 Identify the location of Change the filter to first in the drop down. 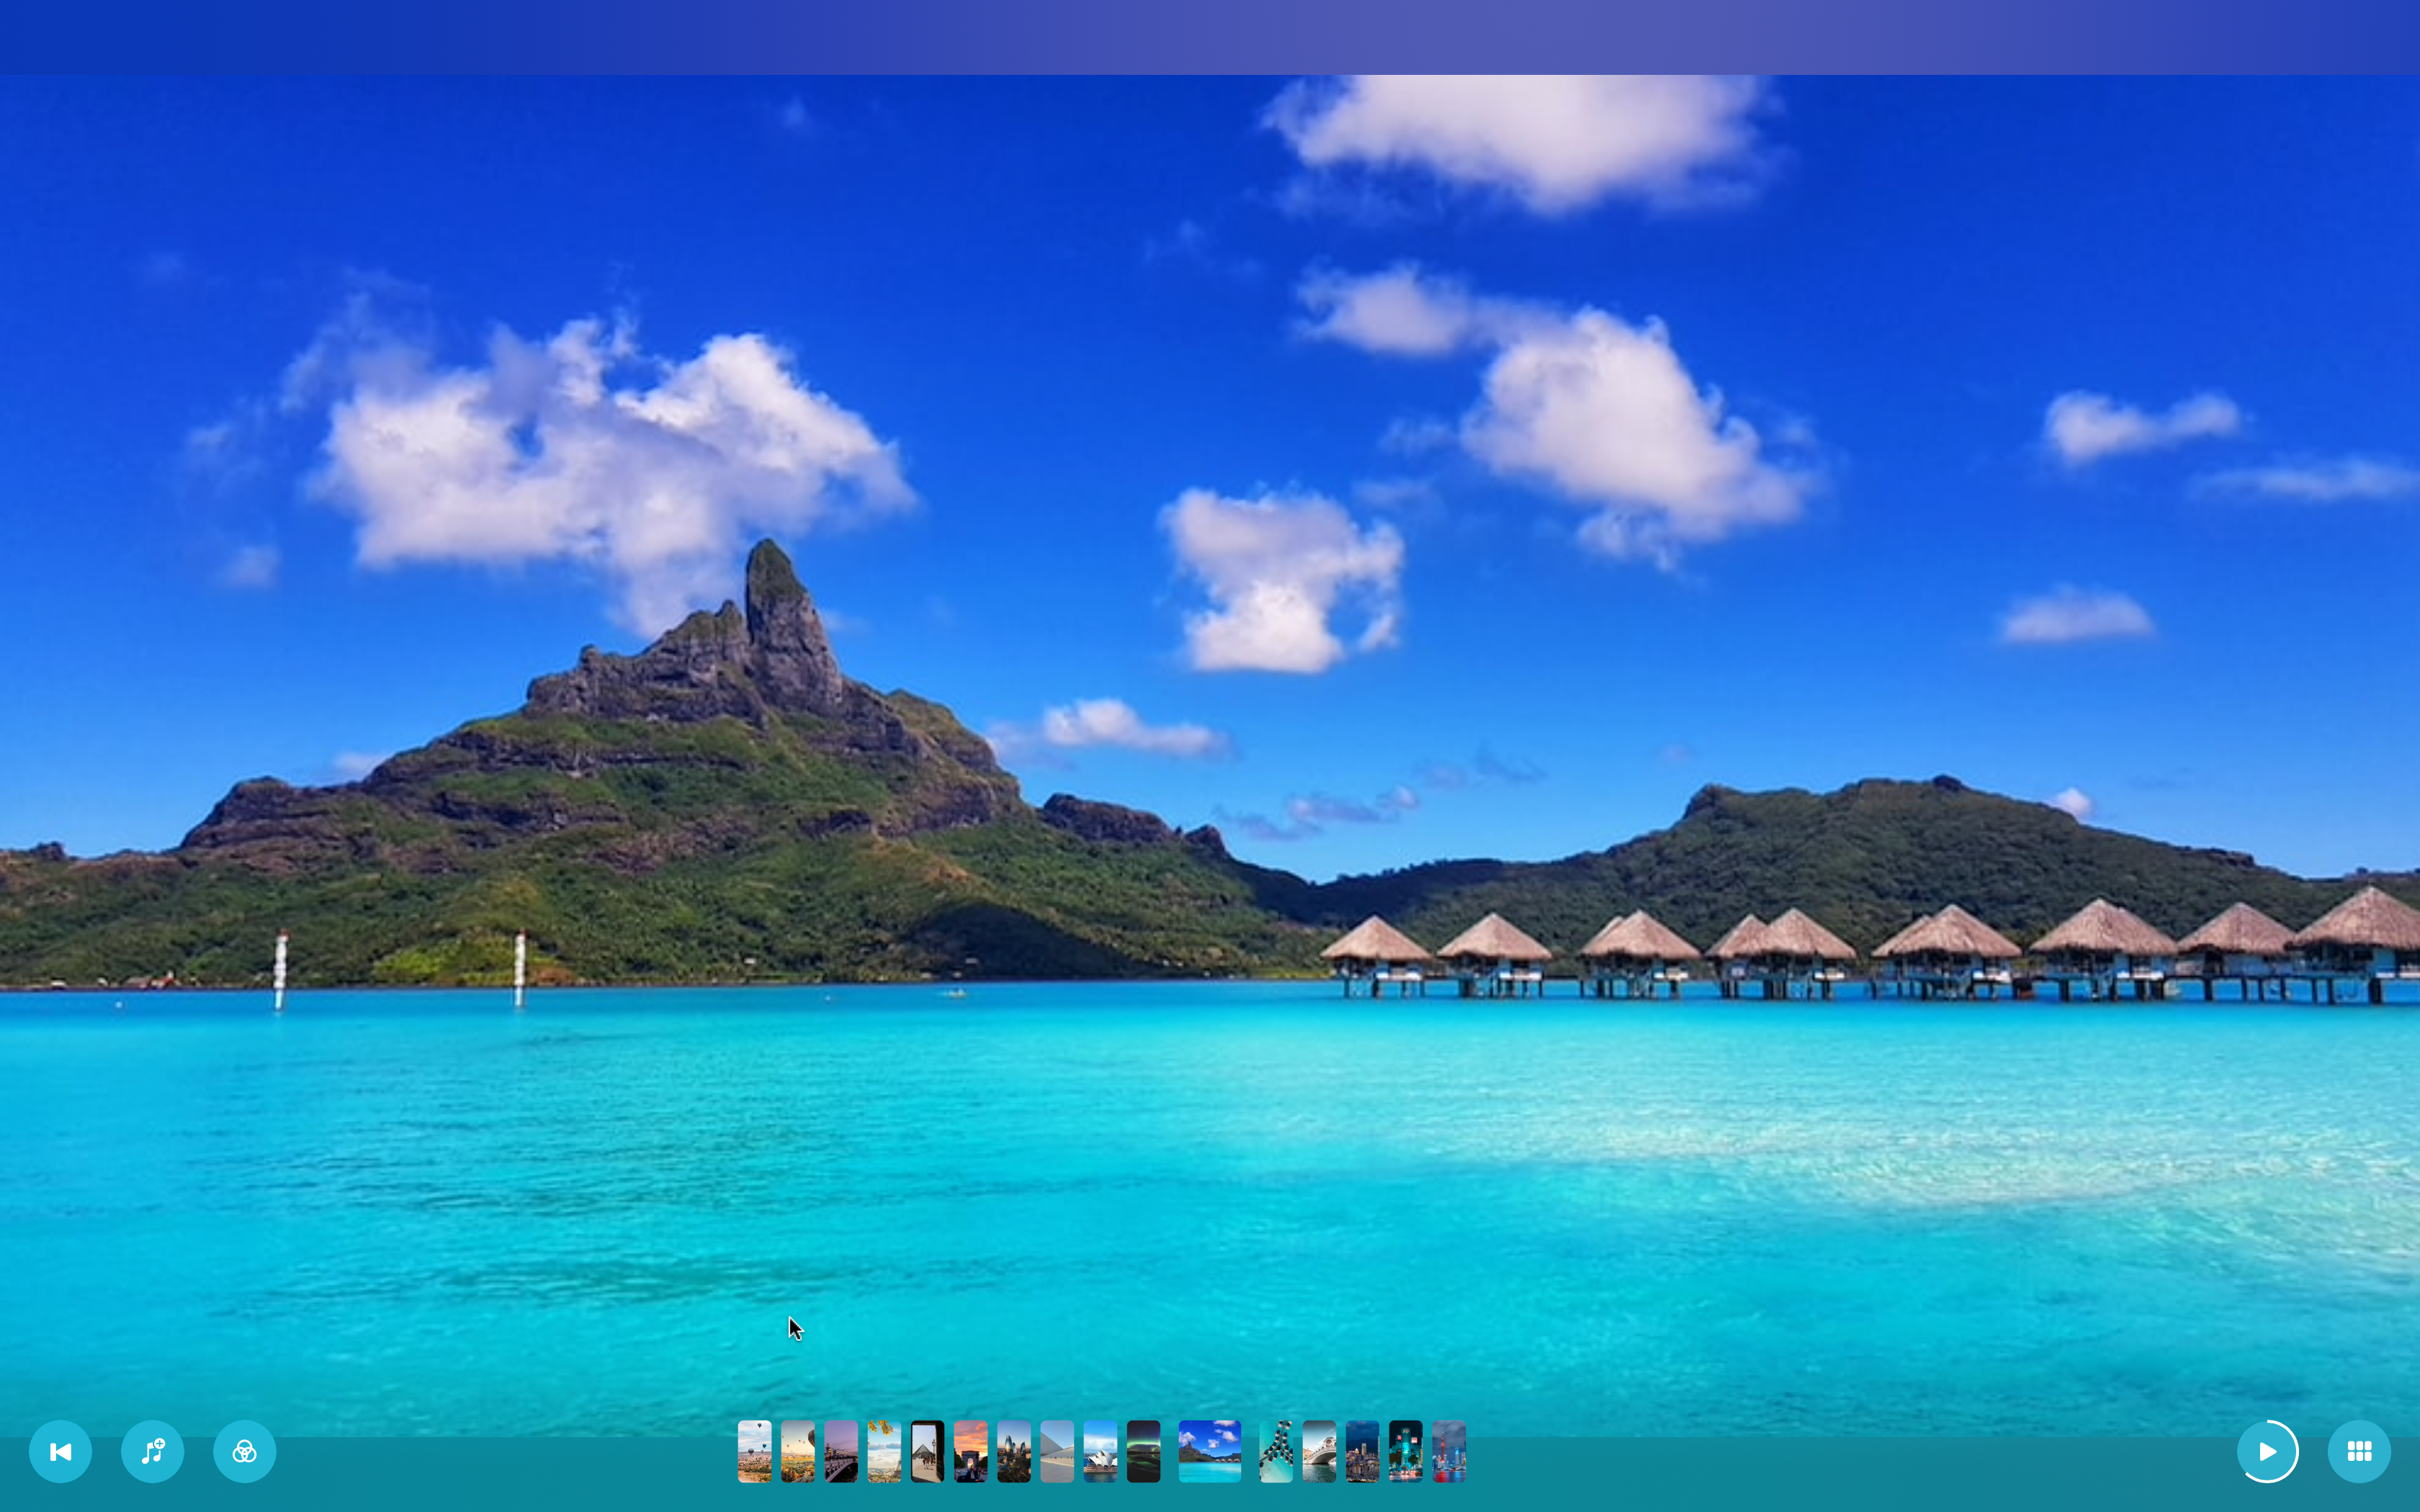
(245, 1450).